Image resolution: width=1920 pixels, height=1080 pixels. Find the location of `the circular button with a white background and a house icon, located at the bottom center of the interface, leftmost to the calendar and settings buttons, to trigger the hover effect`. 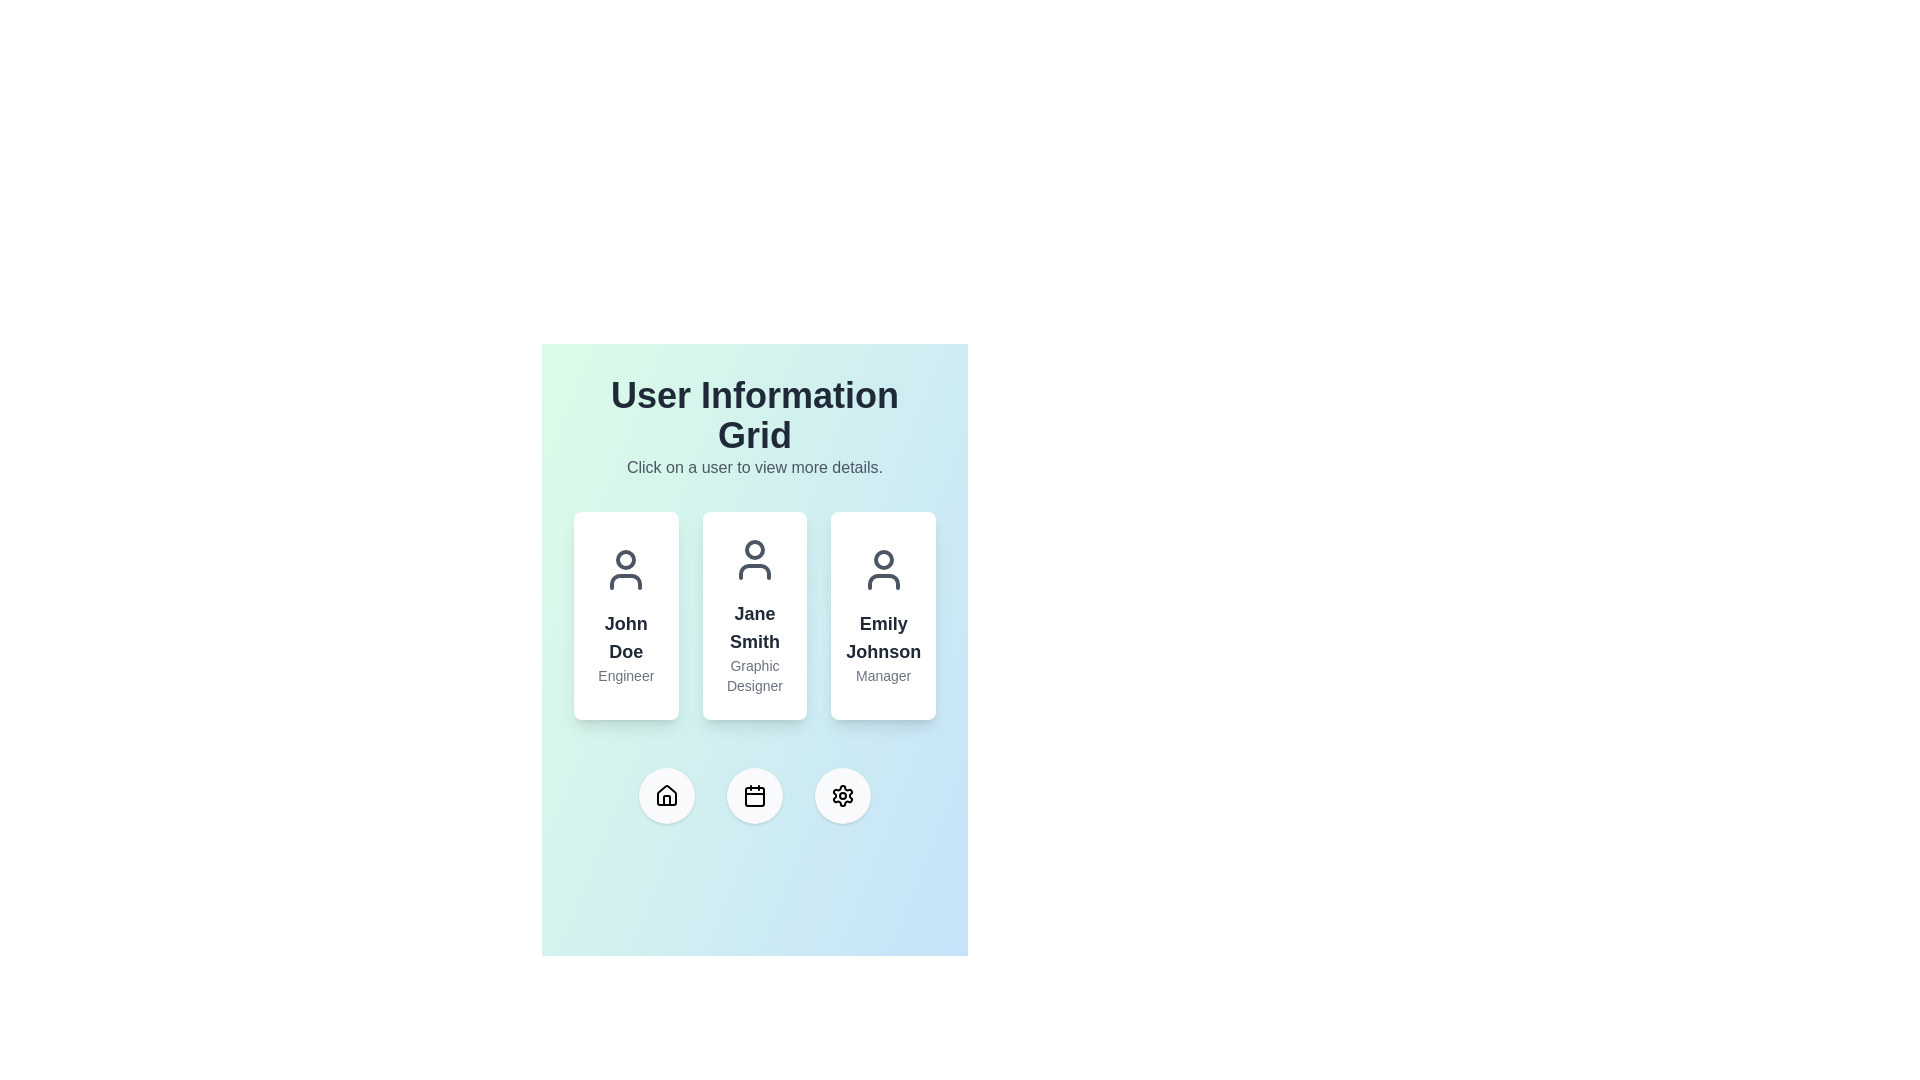

the circular button with a white background and a house icon, located at the bottom center of the interface, leftmost to the calendar and settings buttons, to trigger the hover effect is located at coordinates (667, 794).